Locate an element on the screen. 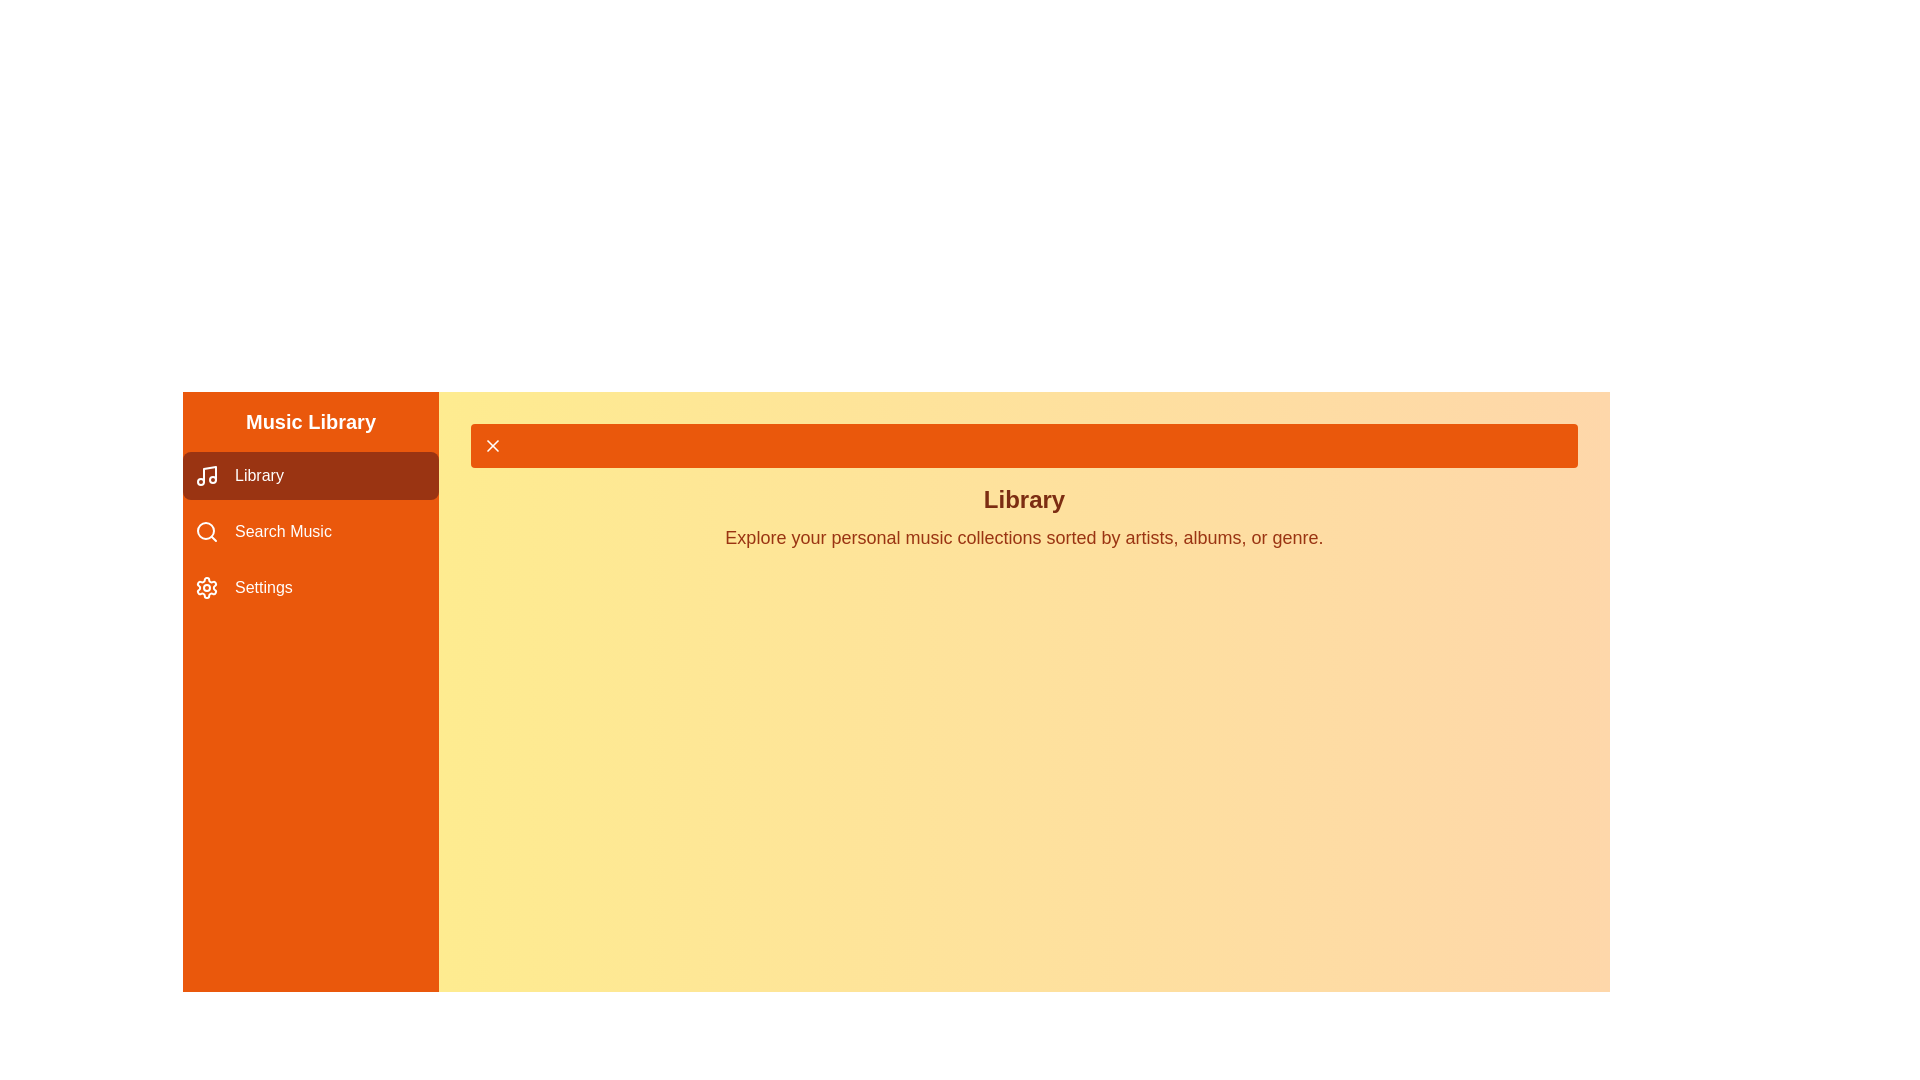 This screenshot has height=1080, width=1920. the toggle button to open or close the drawer is located at coordinates (1024, 445).